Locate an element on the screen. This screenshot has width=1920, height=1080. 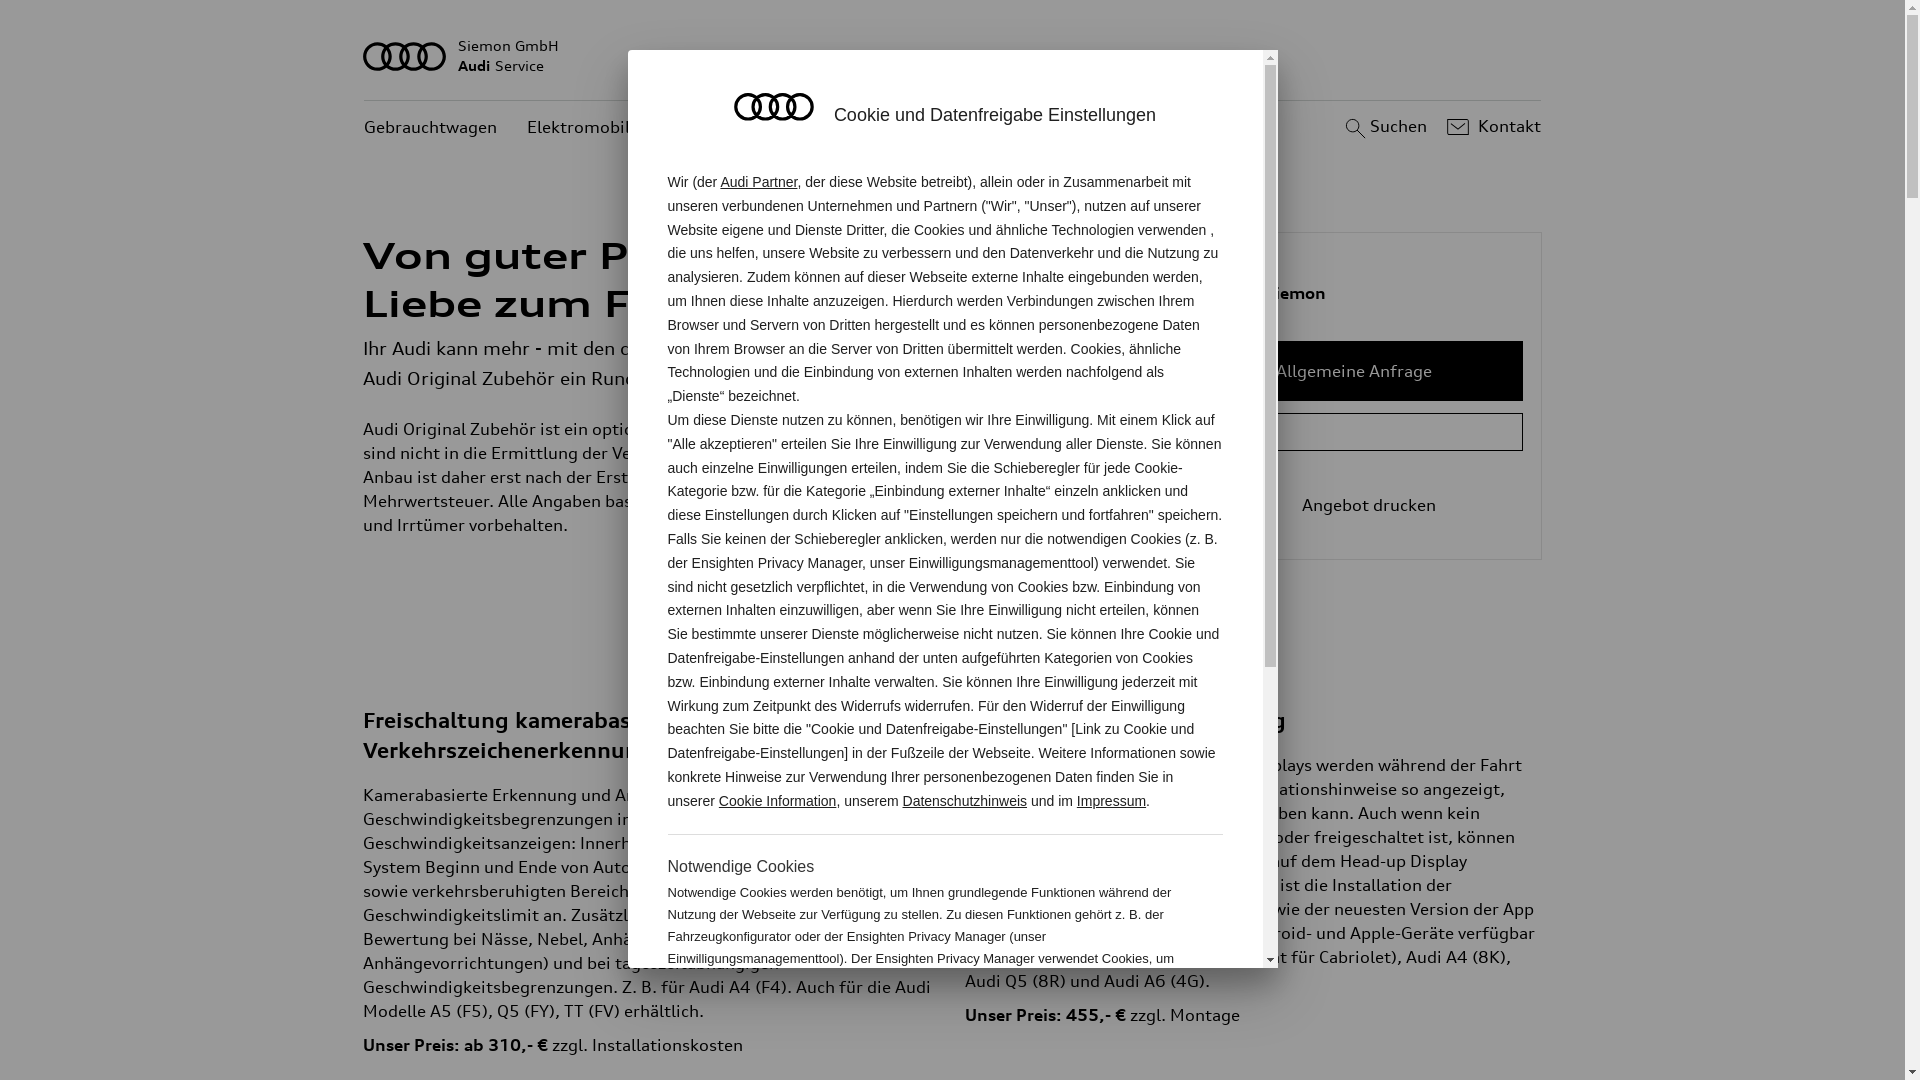
'Impressum' is located at coordinates (1110, 800).